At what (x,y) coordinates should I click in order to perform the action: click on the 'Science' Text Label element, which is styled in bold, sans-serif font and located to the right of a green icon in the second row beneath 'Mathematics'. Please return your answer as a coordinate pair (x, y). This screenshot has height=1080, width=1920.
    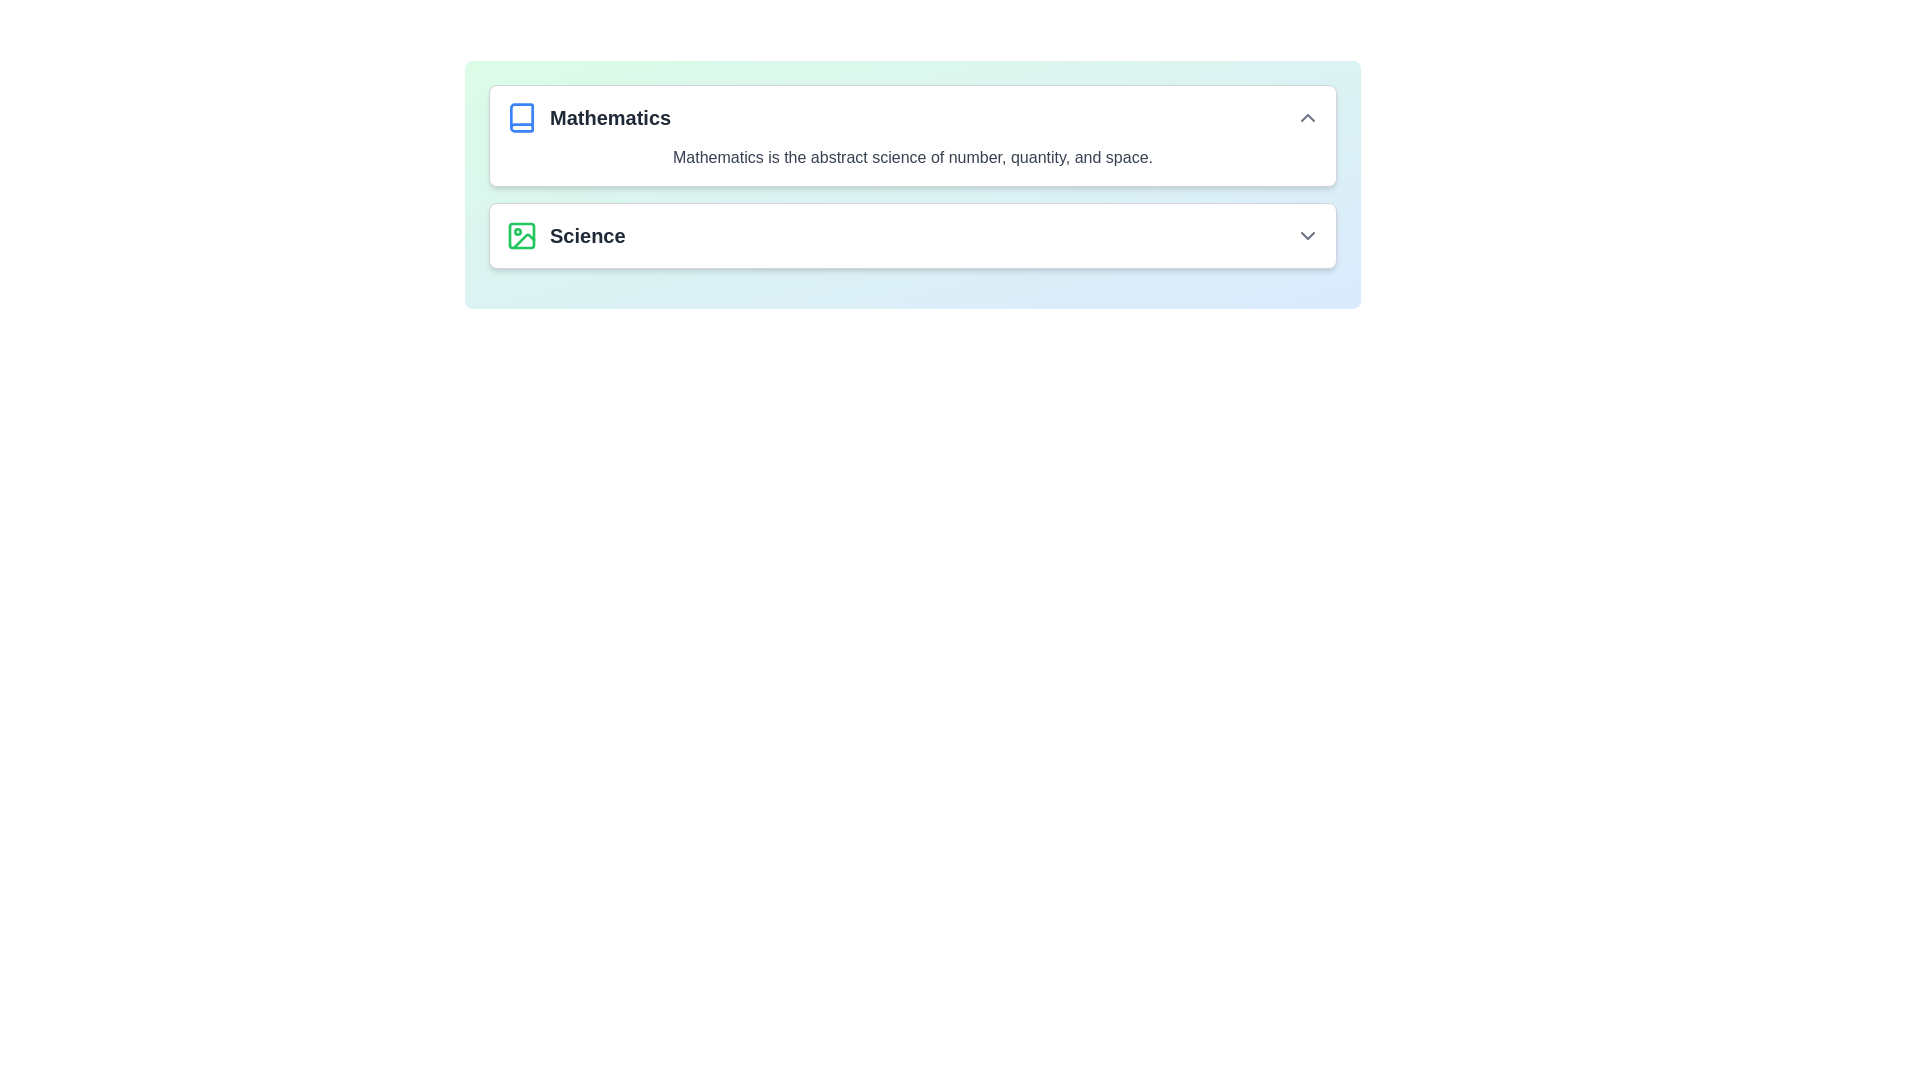
    Looking at the image, I should click on (586, 234).